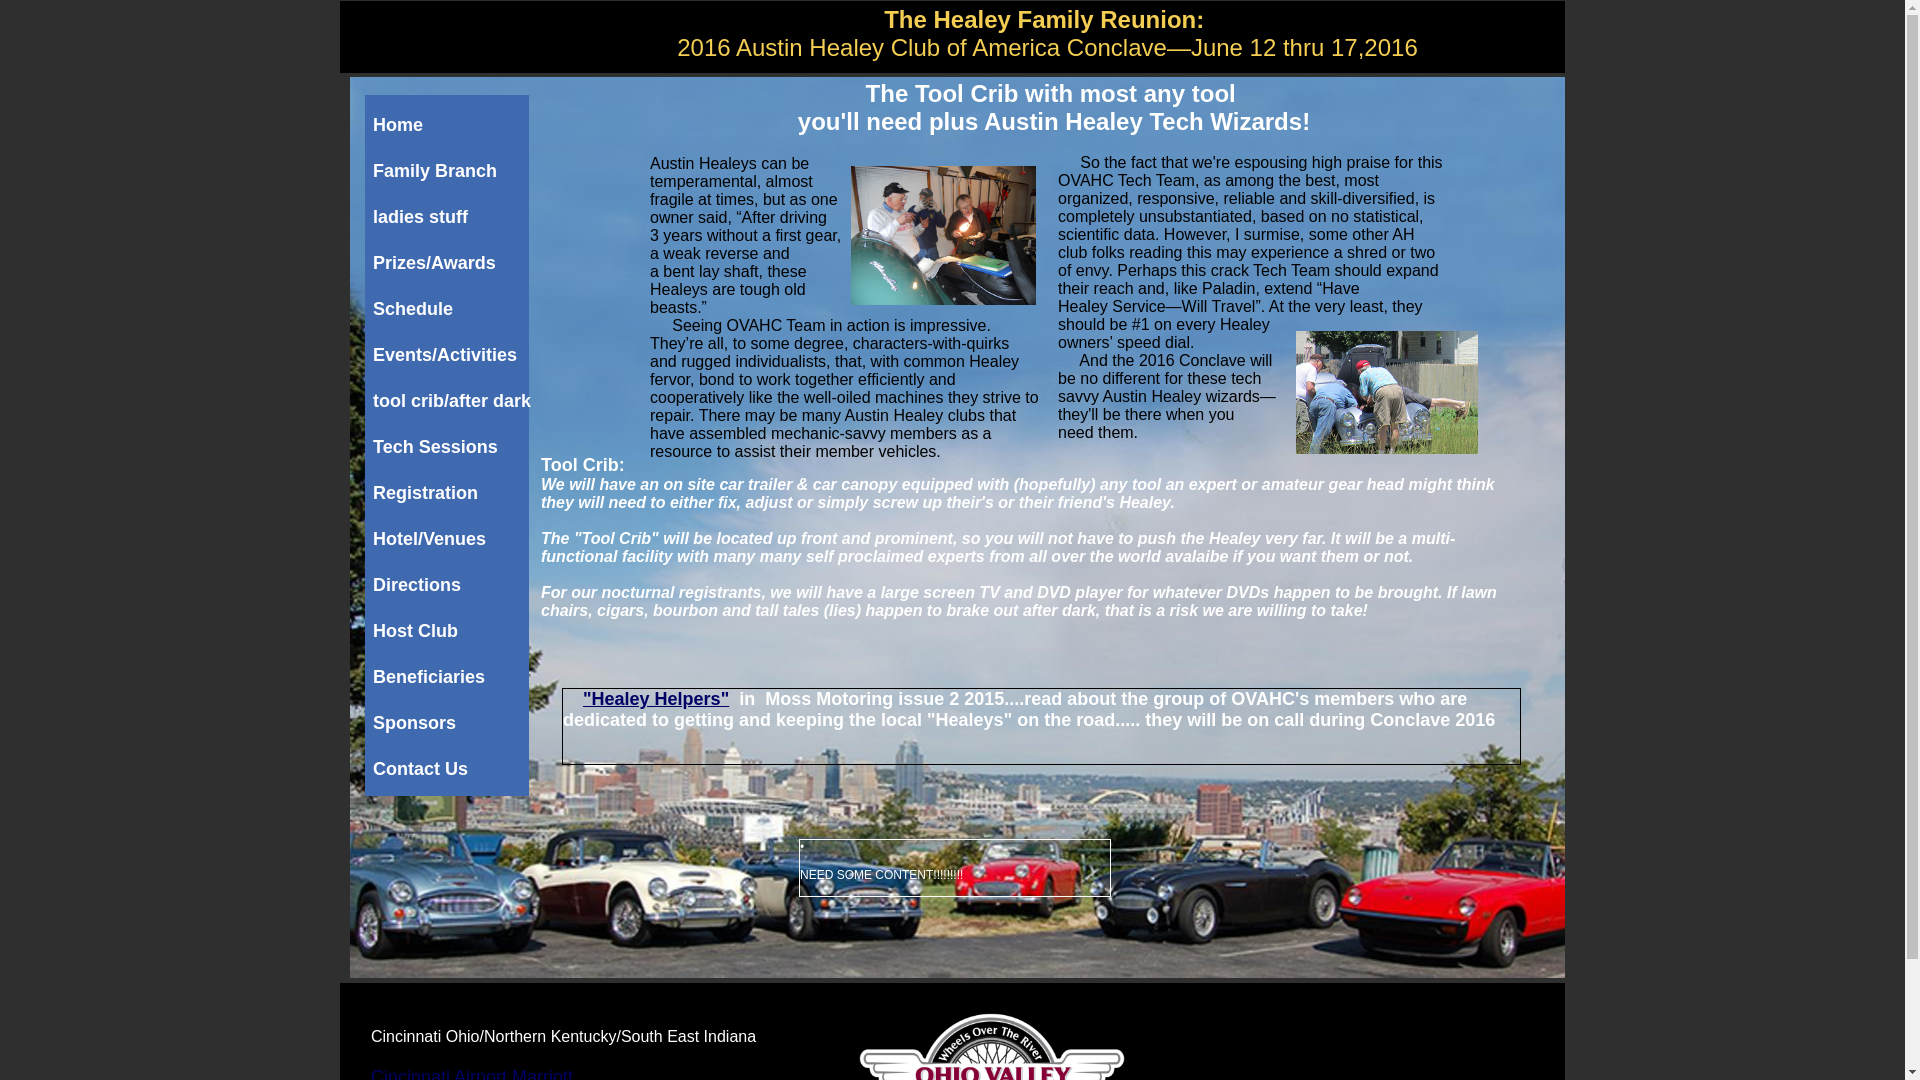 The width and height of the screenshot is (1920, 1080). Describe the element at coordinates (450, 126) in the screenshot. I see `'Home'` at that location.